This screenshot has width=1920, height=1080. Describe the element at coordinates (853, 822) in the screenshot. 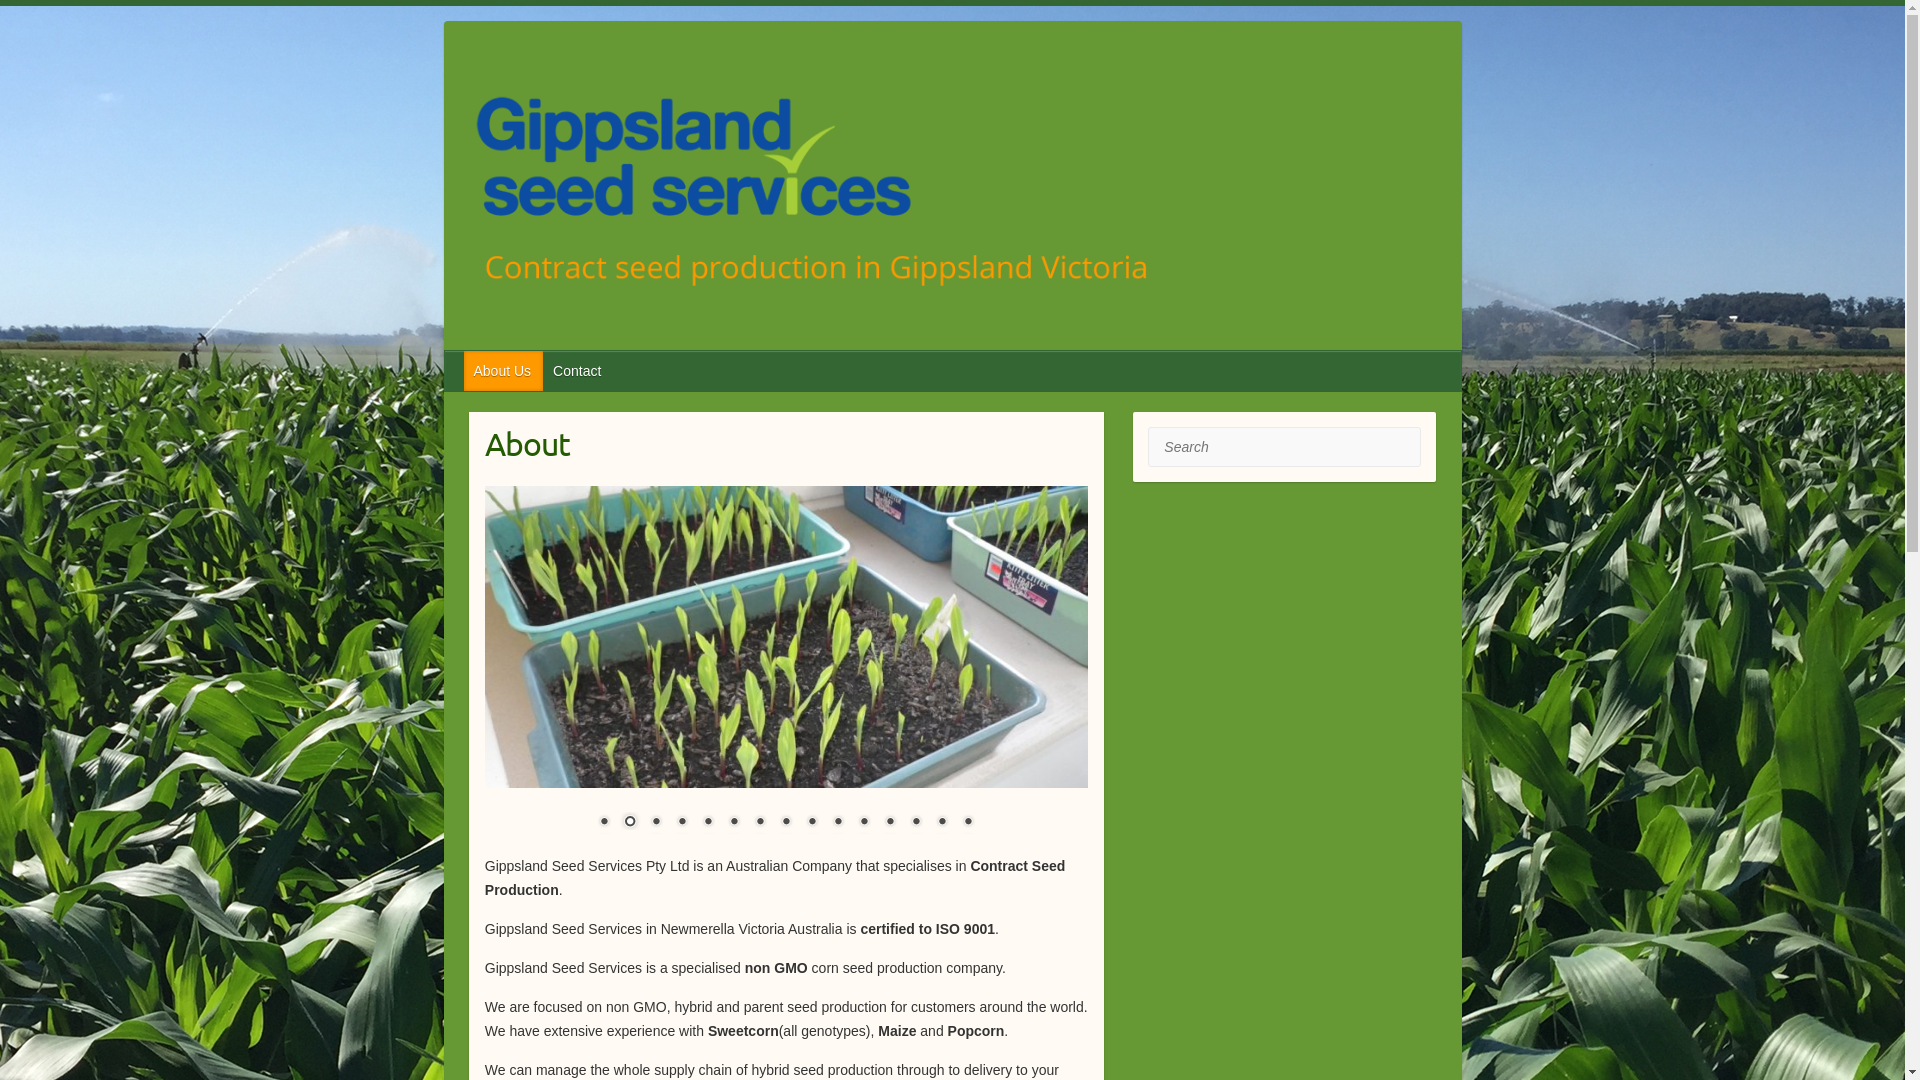

I see `'11'` at that location.